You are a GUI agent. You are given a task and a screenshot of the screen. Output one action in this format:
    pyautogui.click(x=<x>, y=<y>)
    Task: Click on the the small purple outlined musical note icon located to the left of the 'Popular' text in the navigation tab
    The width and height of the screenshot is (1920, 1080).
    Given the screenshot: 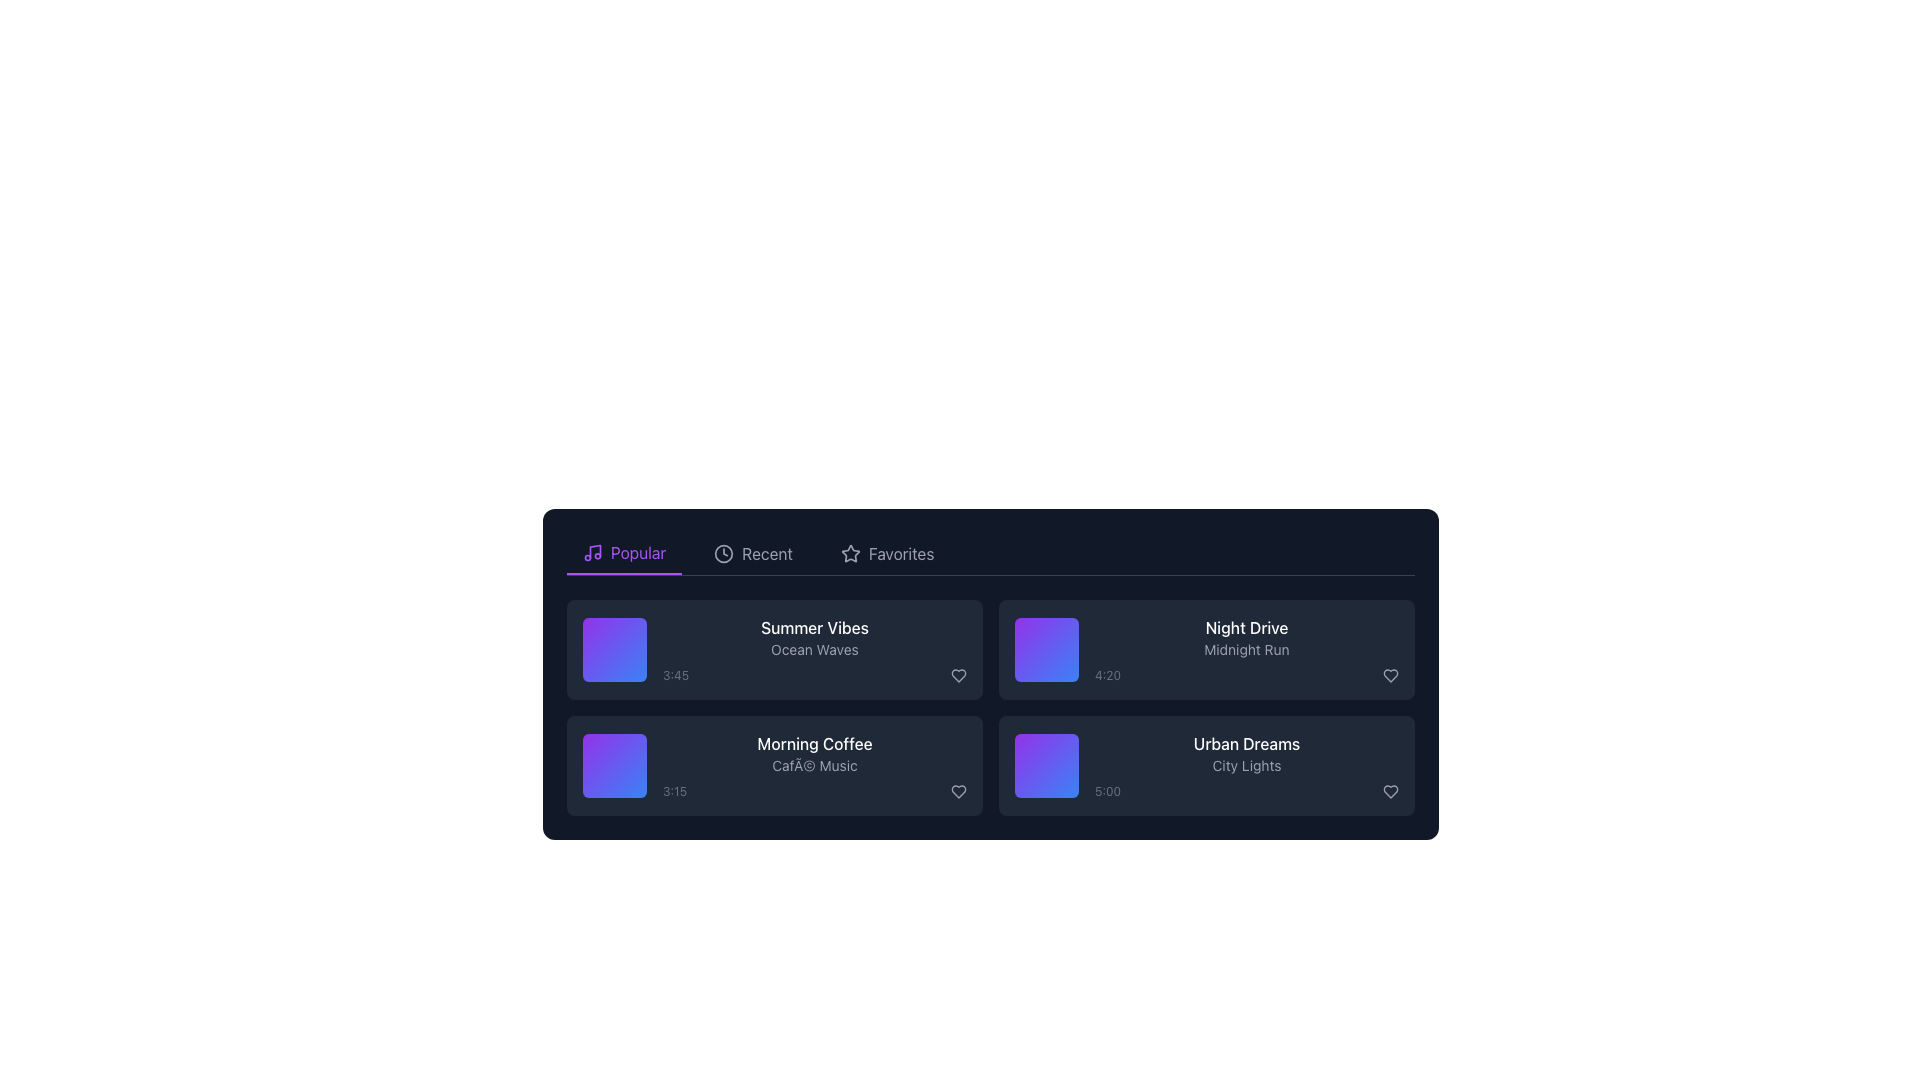 What is the action you would take?
    pyautogui.click(x=592, y=552)
    